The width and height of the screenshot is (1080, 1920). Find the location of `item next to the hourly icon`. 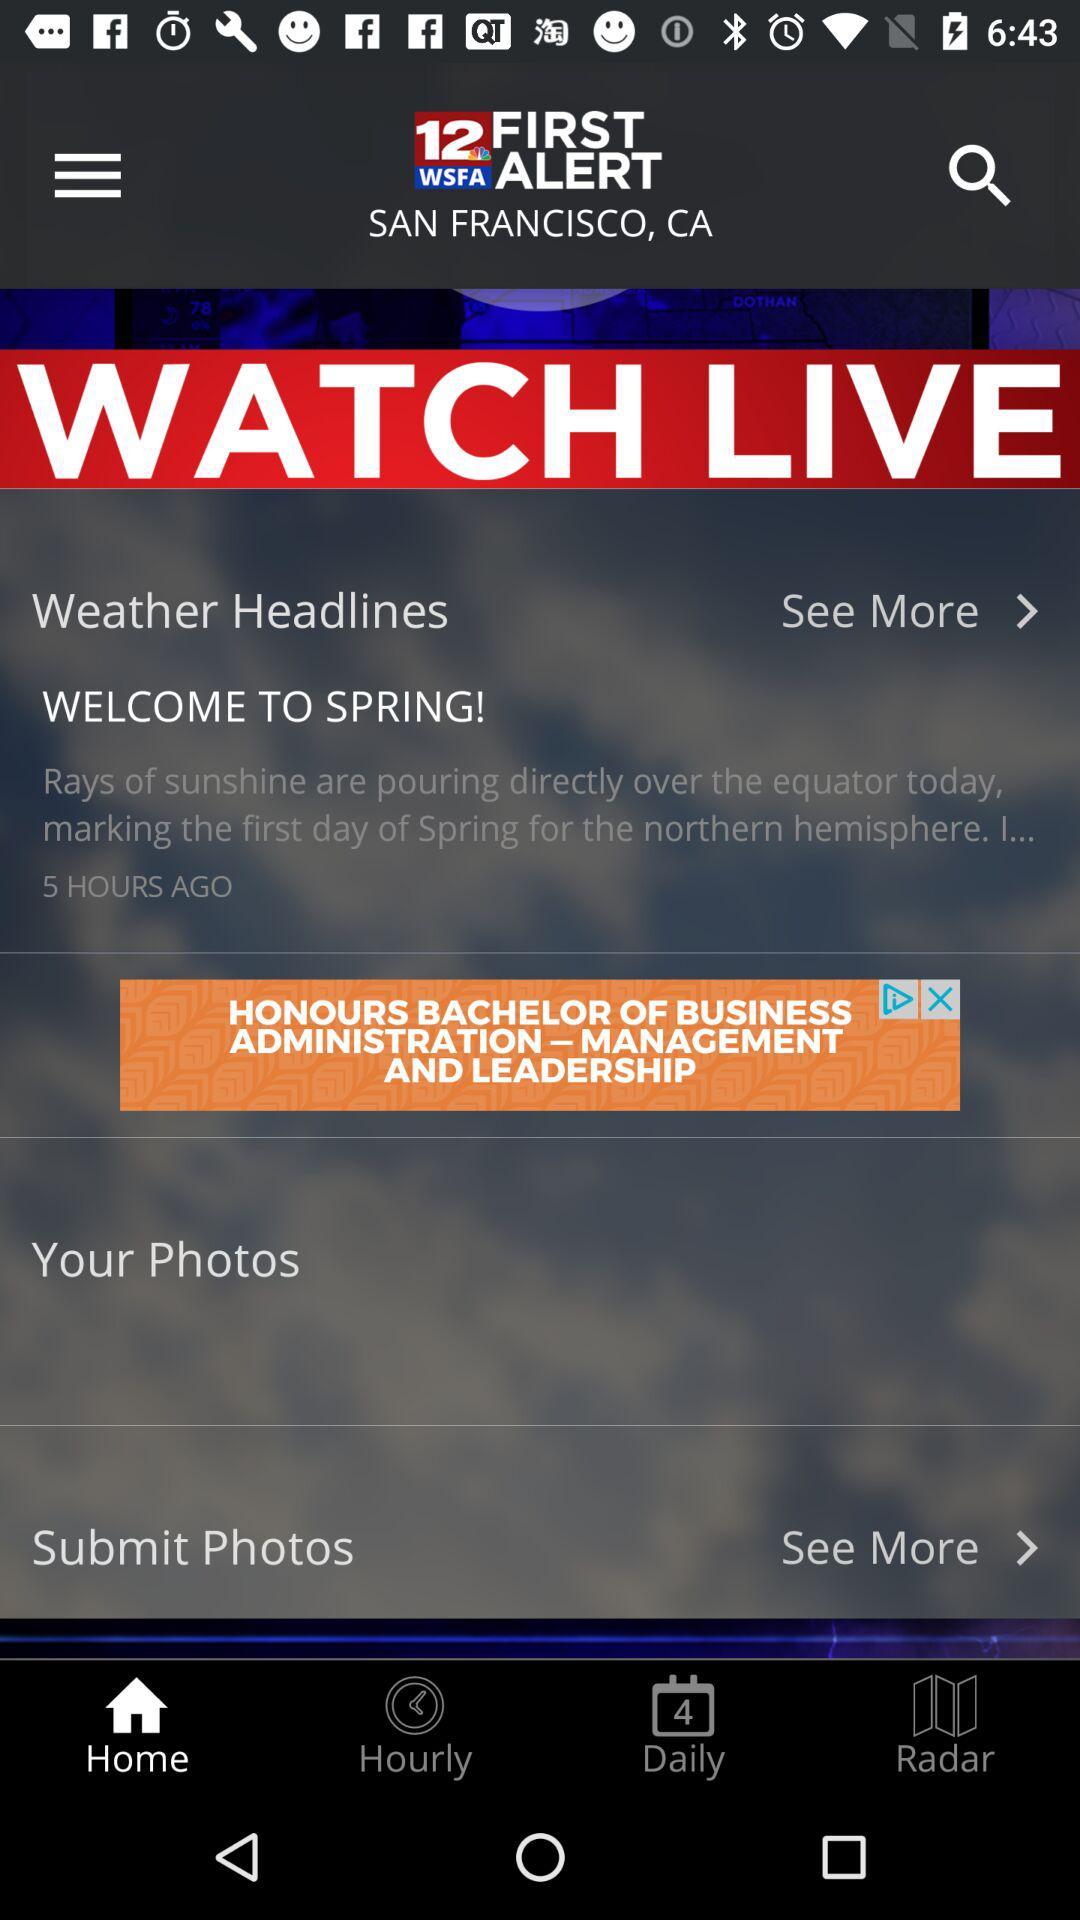

item next to the hourly icon is located at coordinates (682, 1726).